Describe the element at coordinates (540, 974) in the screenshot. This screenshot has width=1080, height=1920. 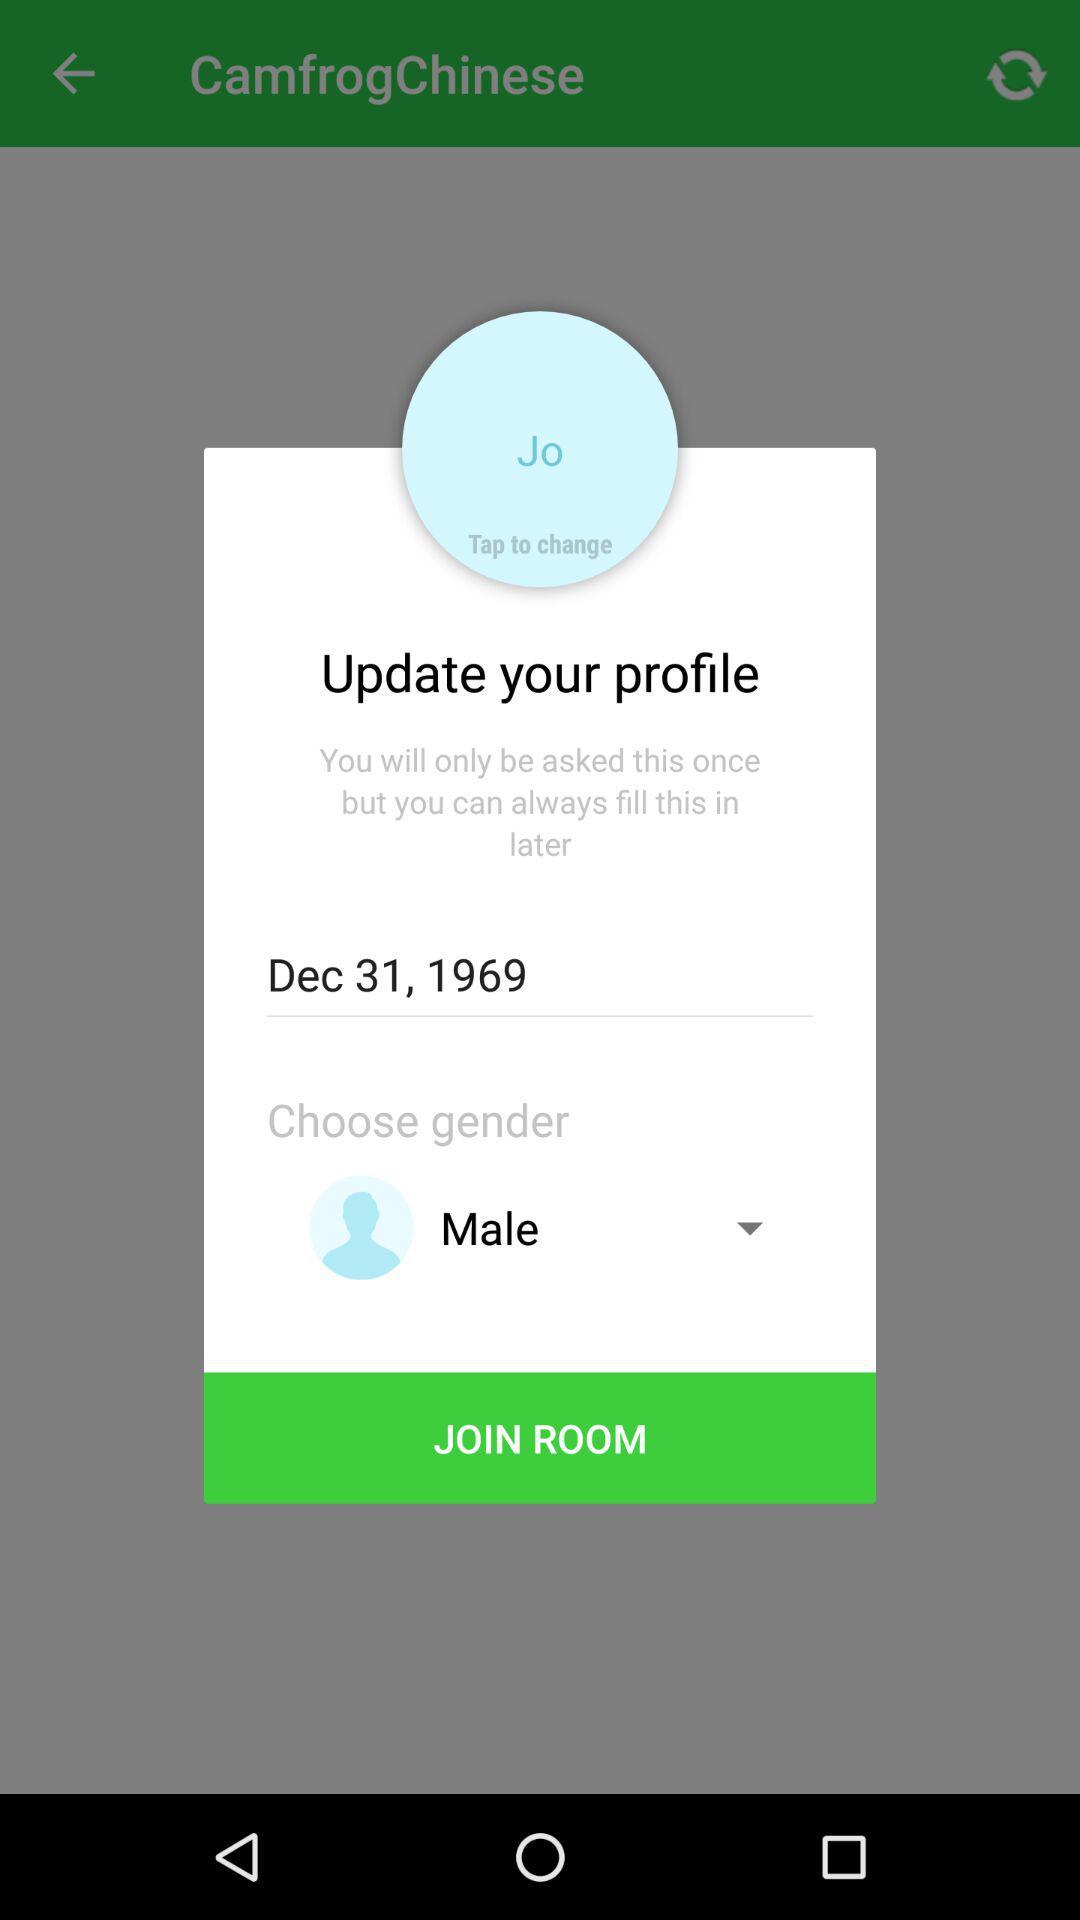
I see `dec 31, 1969 icon` at that location.